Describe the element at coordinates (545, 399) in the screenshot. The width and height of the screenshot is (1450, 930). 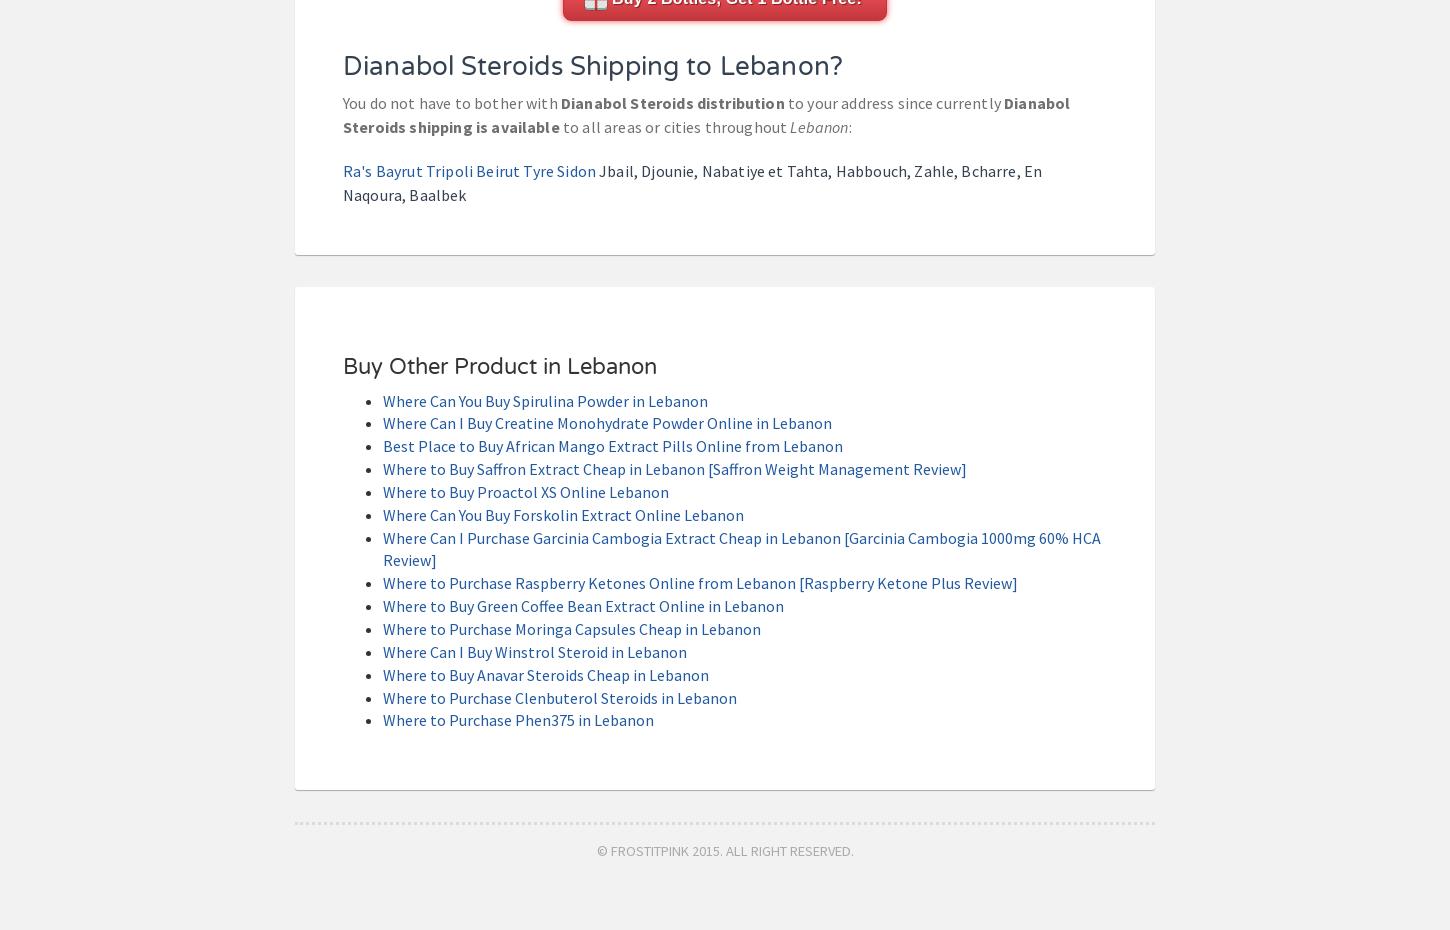
I see `'Where Can You Buy Spirulina Powder in Lebanon'` at that location.